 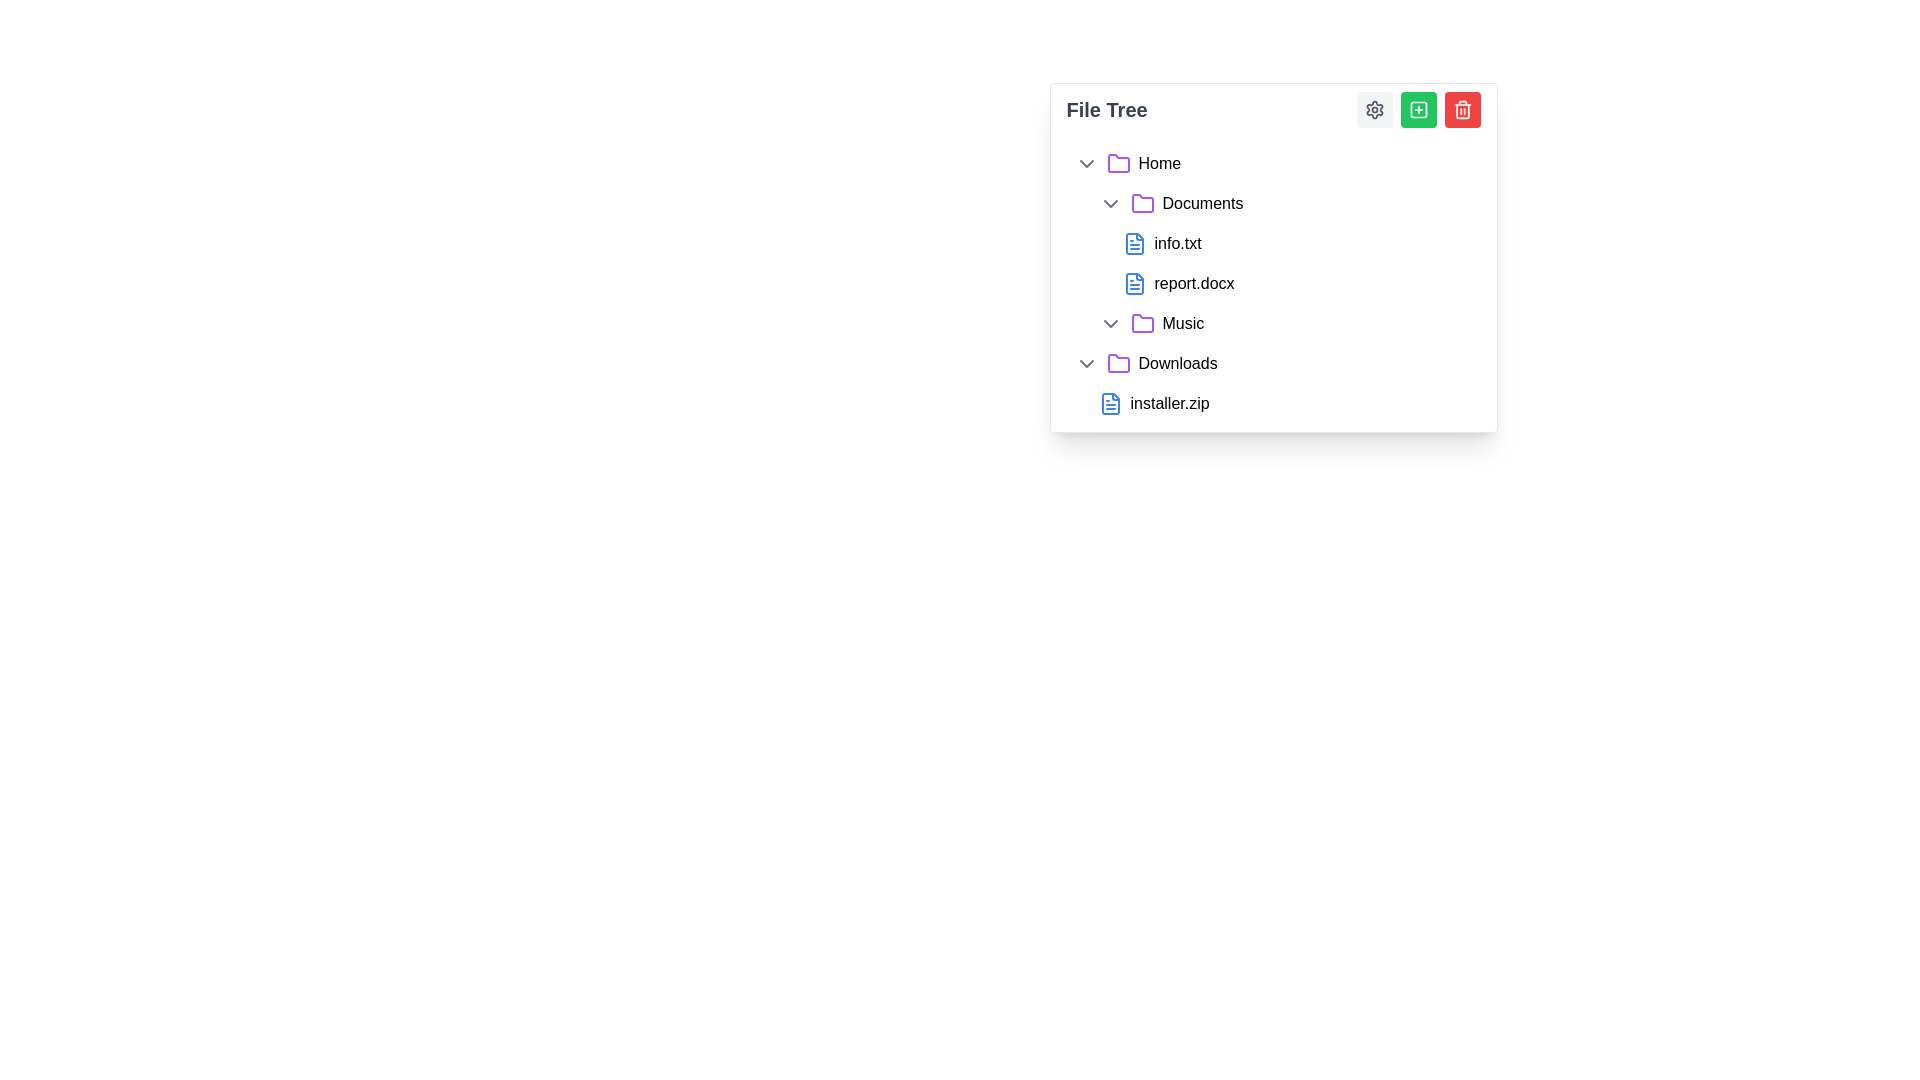 What do you see at coordinates (1142, 204) in the screenshot?
I see `the 'Documents' icon located to the left of the 'Documents' text in the file tree structure` at bounding box center [1142, 204].